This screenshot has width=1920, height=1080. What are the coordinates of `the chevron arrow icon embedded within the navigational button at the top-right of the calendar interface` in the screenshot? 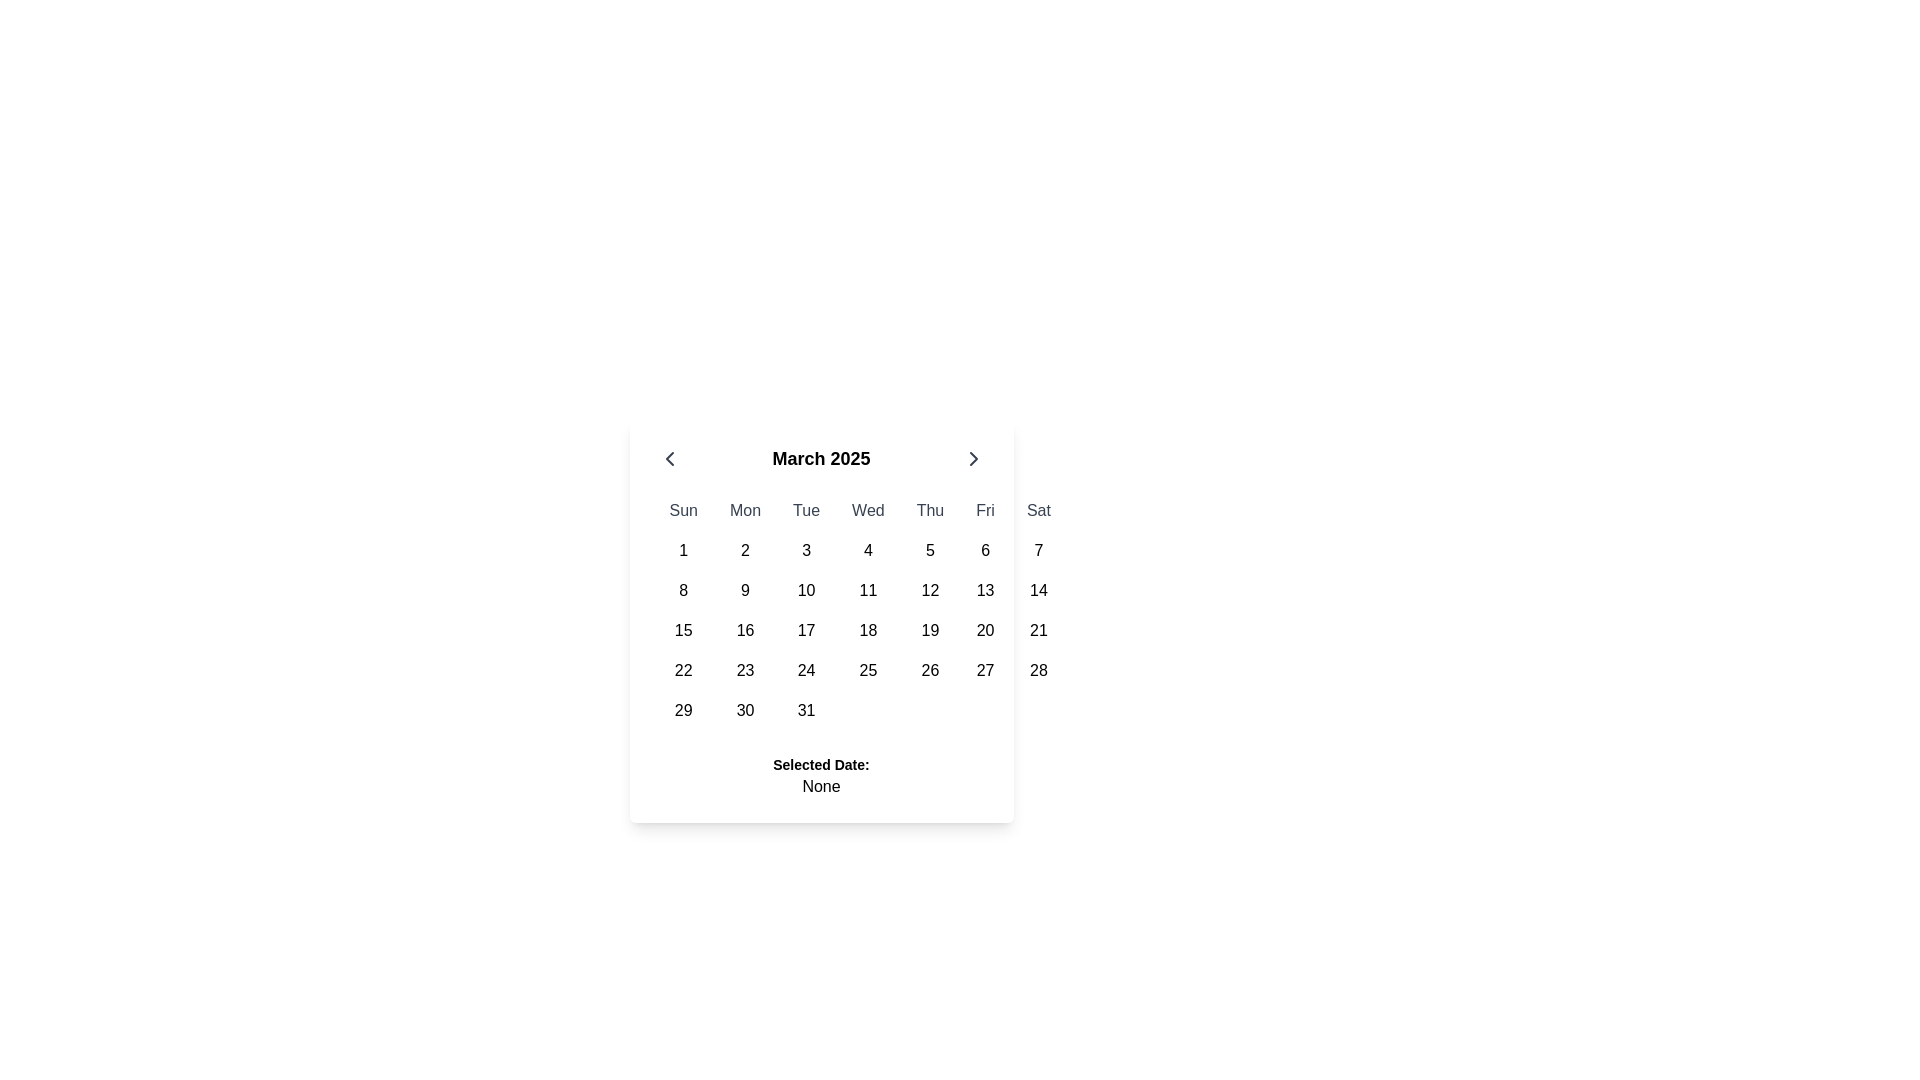 It's located at (973, 459).